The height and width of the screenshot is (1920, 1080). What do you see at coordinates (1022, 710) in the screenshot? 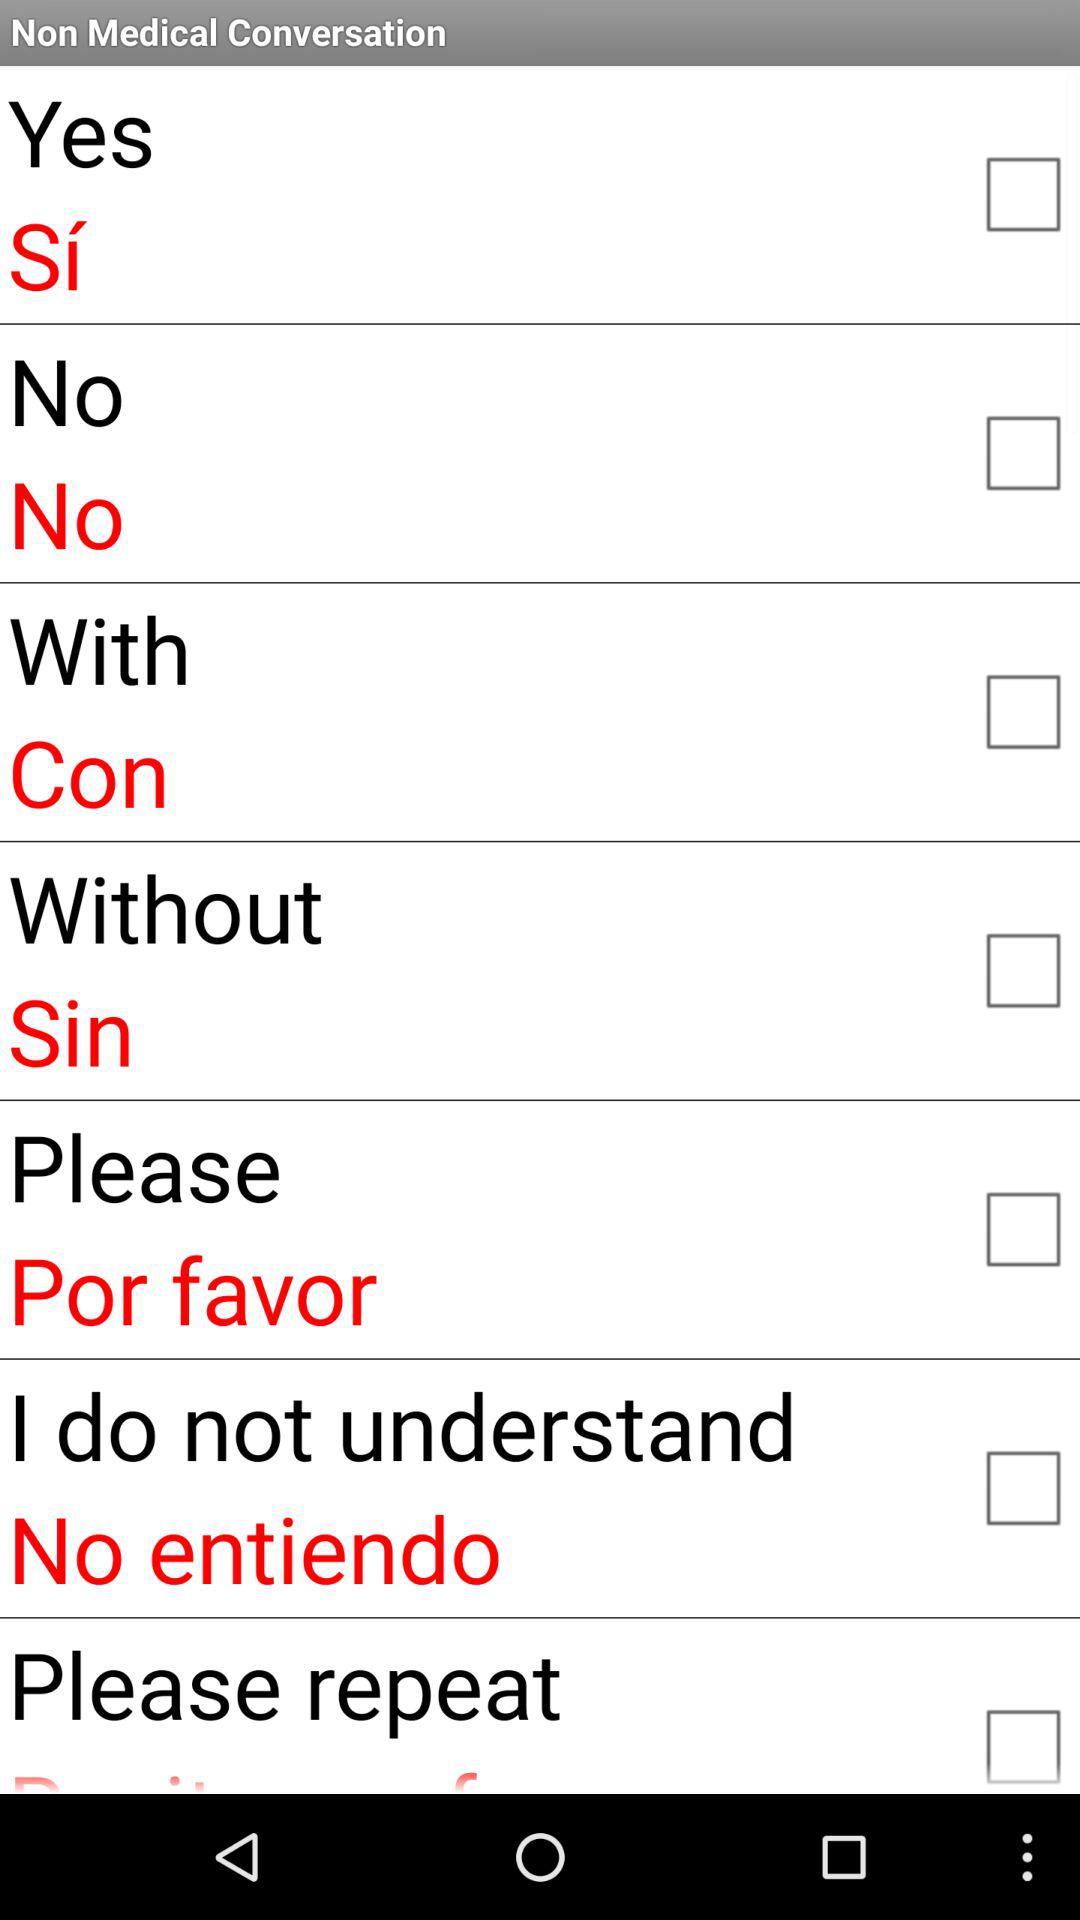
I see `this option` at bounding box center [1022, 710].